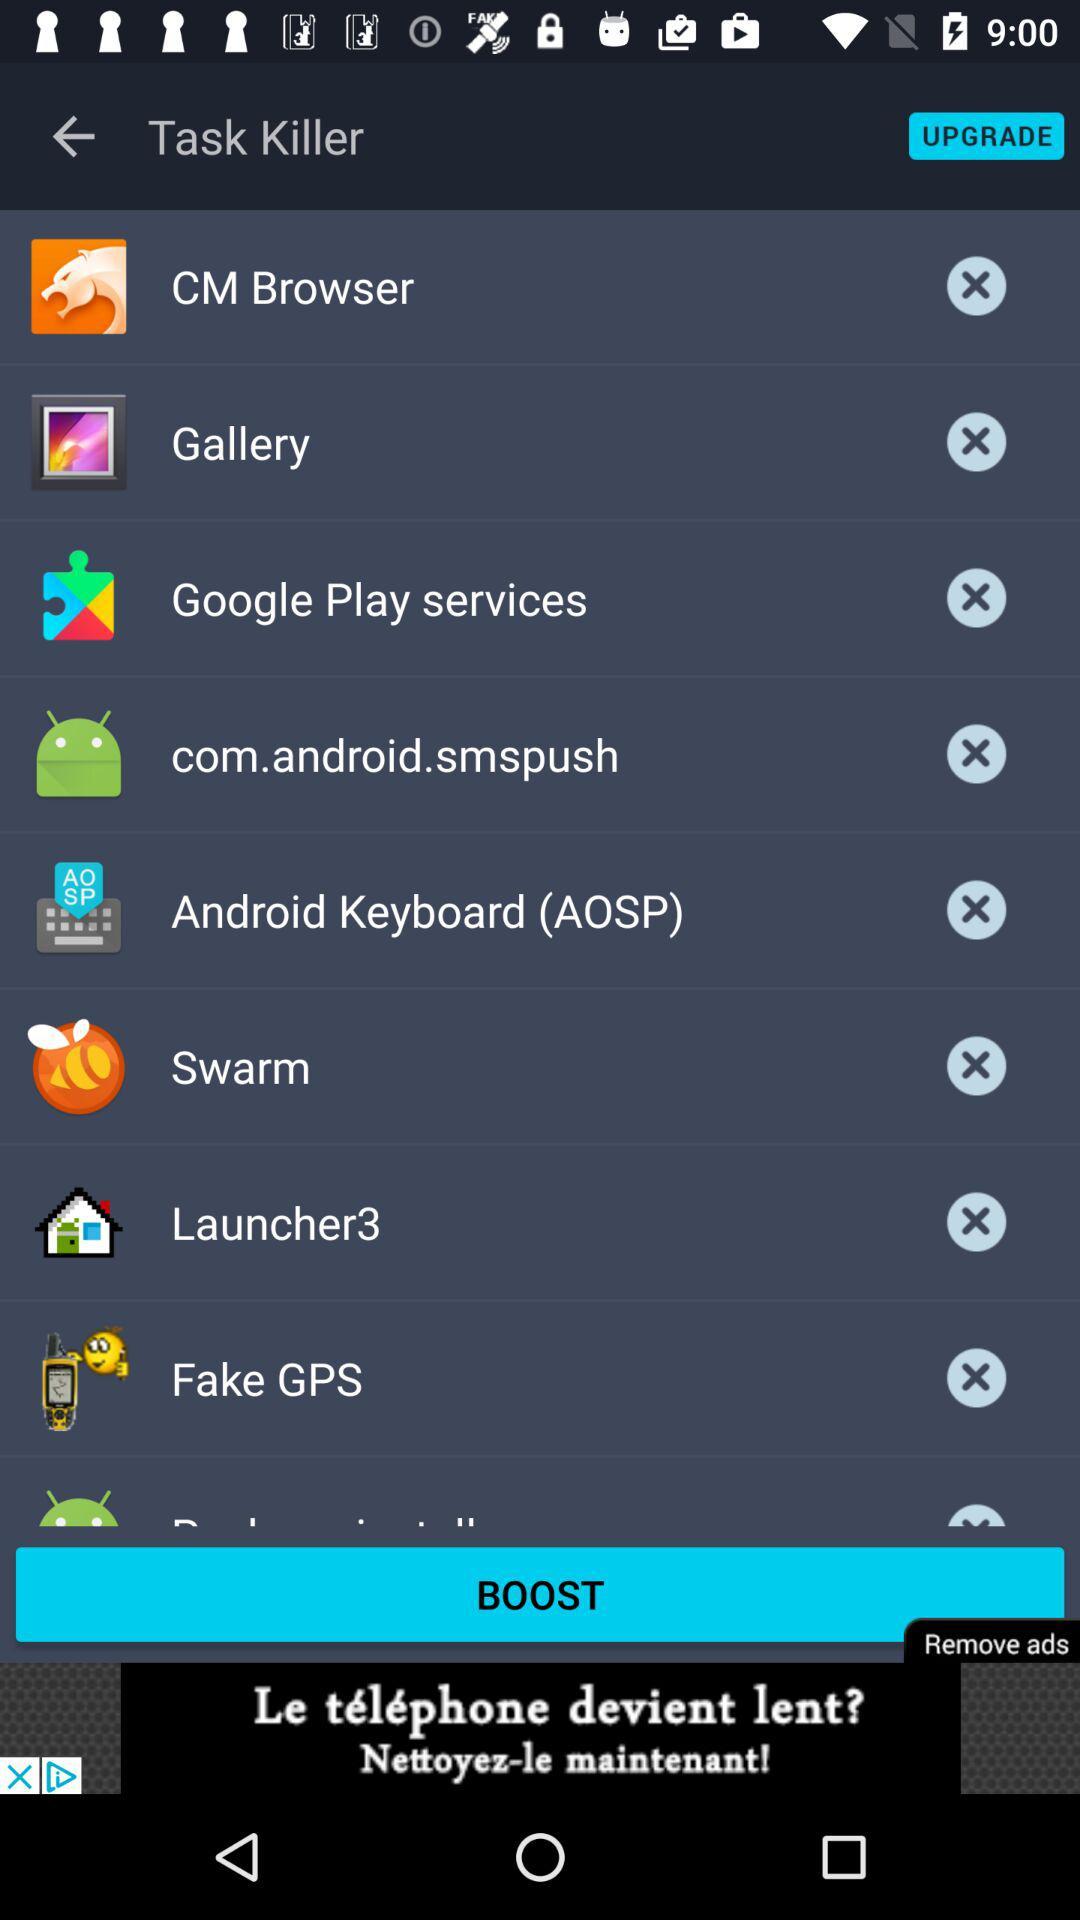 This screenshot has height=1920, width=1080. What do you see at coordinates (976, 1377) in the screenshot?
I see `end task x button` at bounding box center [976, 1377].